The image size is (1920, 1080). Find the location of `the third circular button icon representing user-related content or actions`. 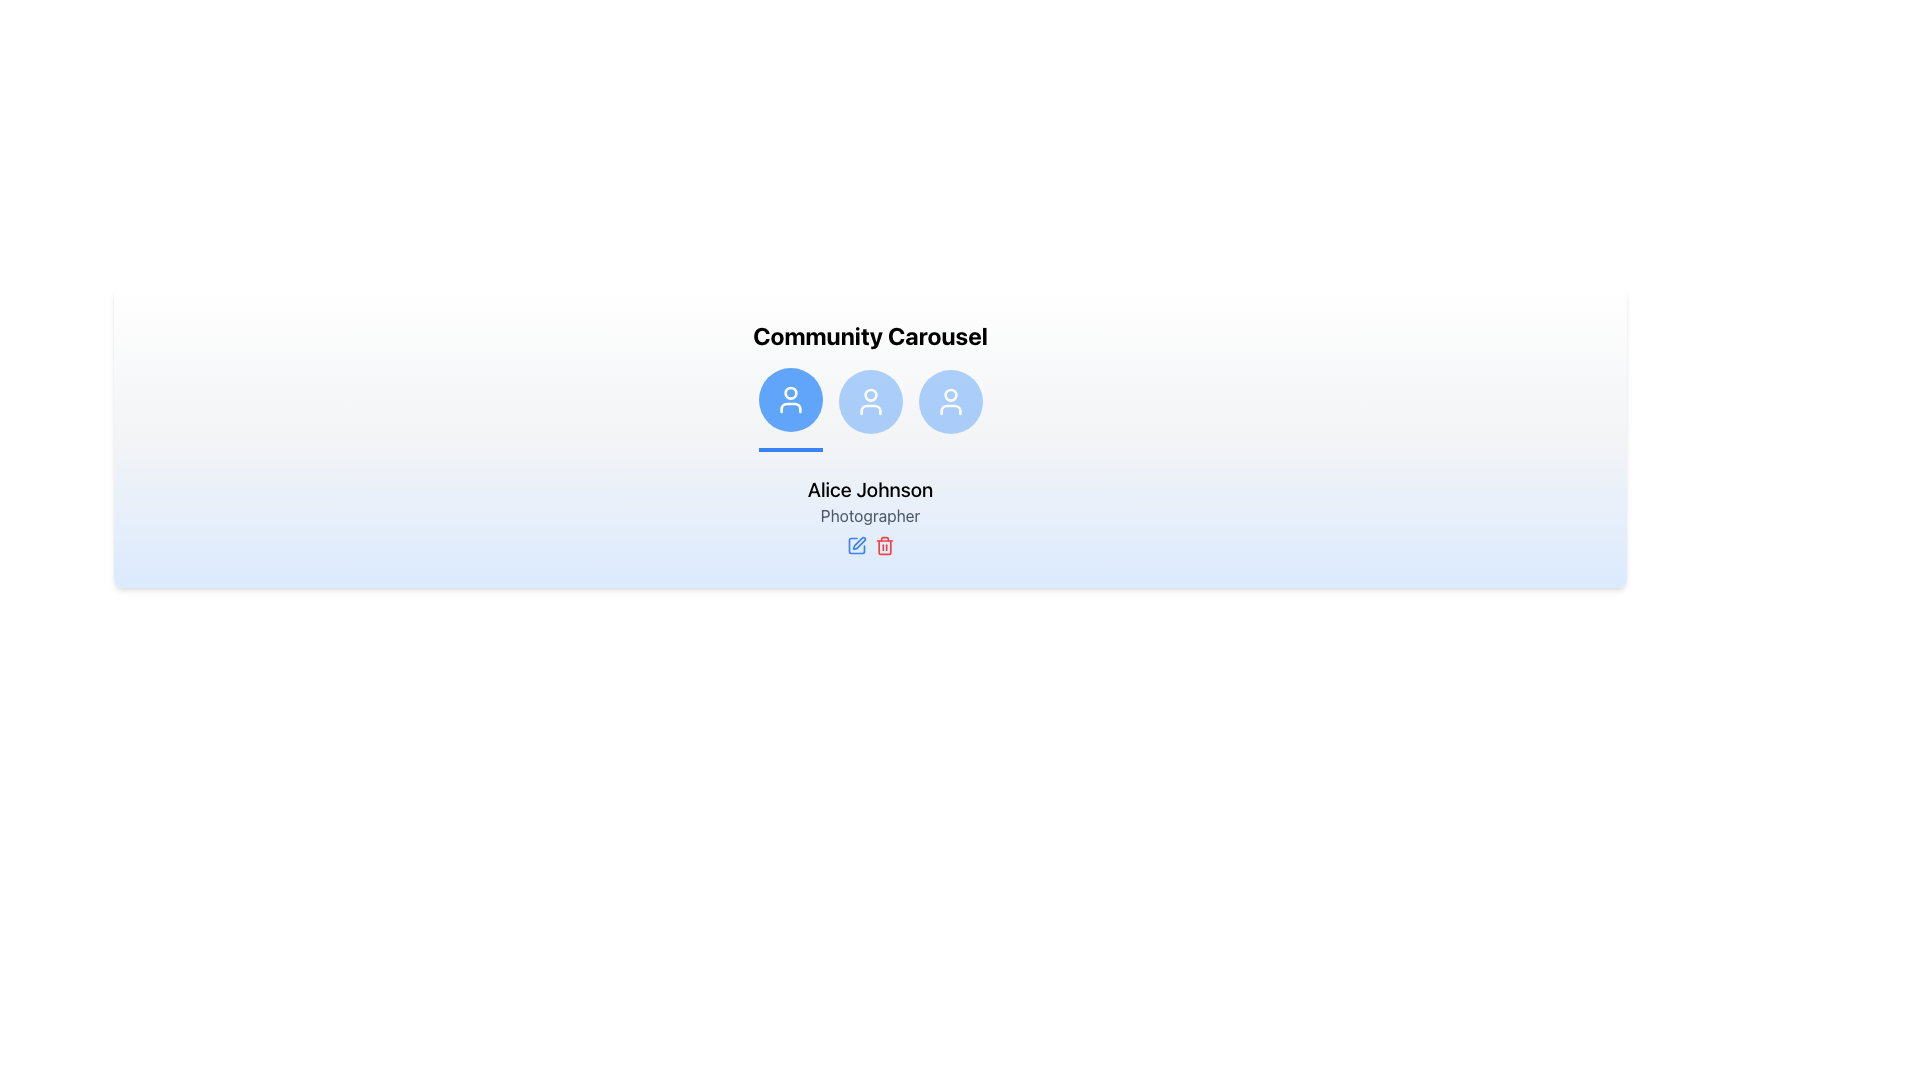

the third circular button icon representing user-related content or actions is located at coordinates (949, 401).